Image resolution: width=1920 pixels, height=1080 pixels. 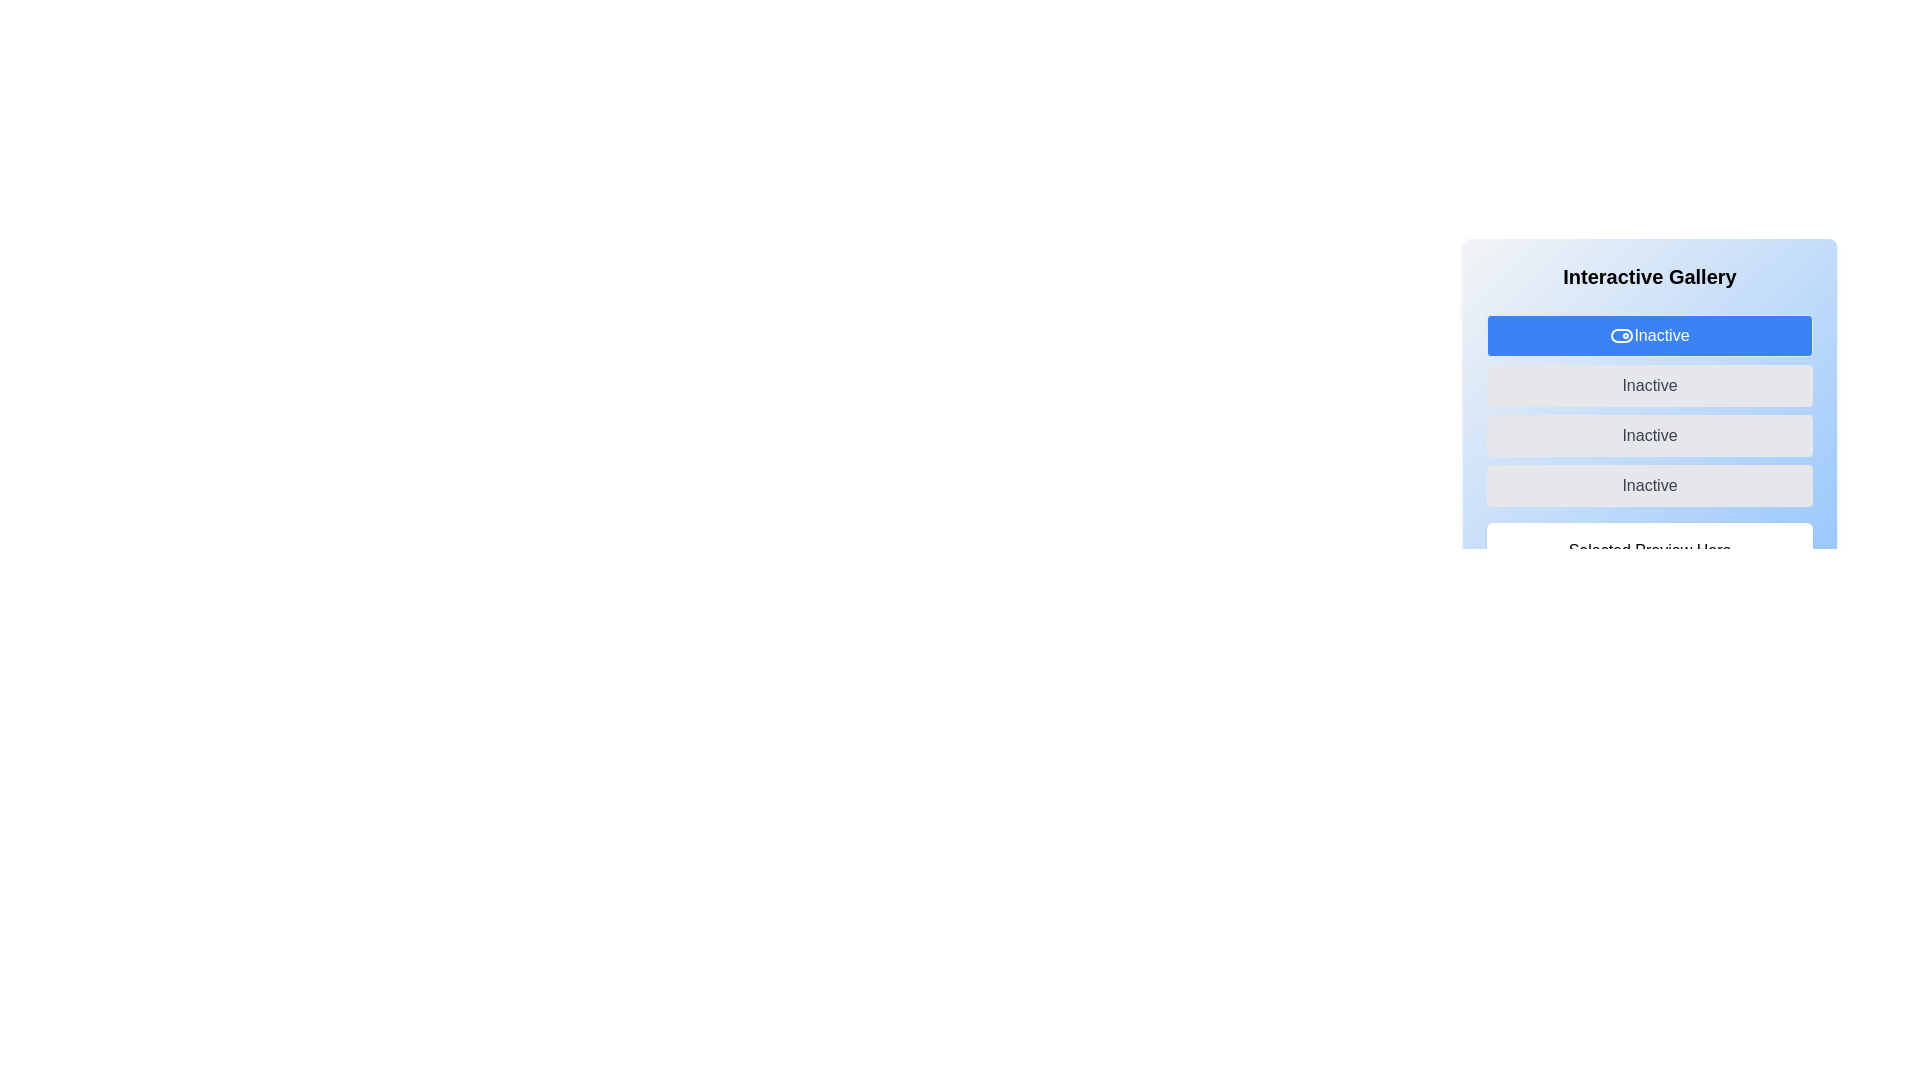 I want to click on the button corresponding to 2 to activate it and update the preview, so click(x=1650, y=434).